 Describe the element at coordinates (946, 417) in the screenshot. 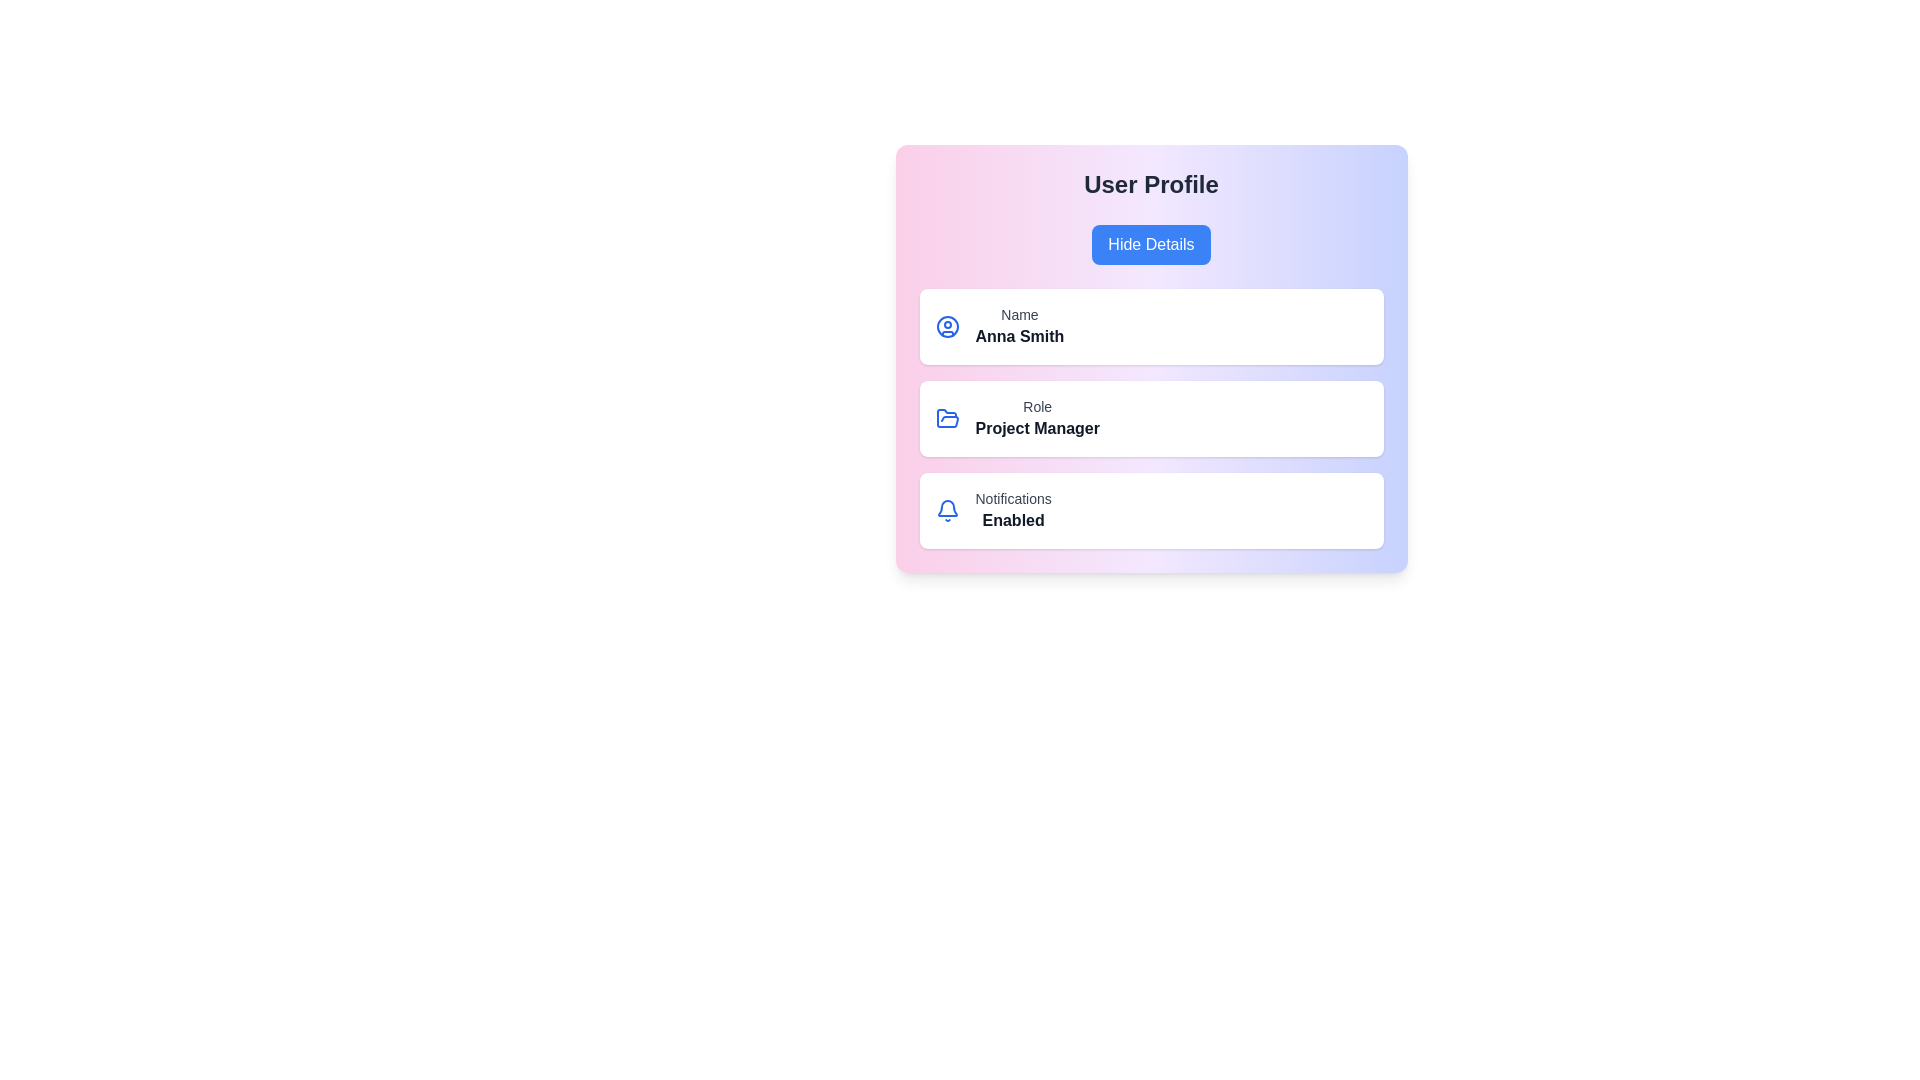

I see `the folder or file-related icon located in the second row of the user profile section, next to the 'Project Manager' label` at that location.